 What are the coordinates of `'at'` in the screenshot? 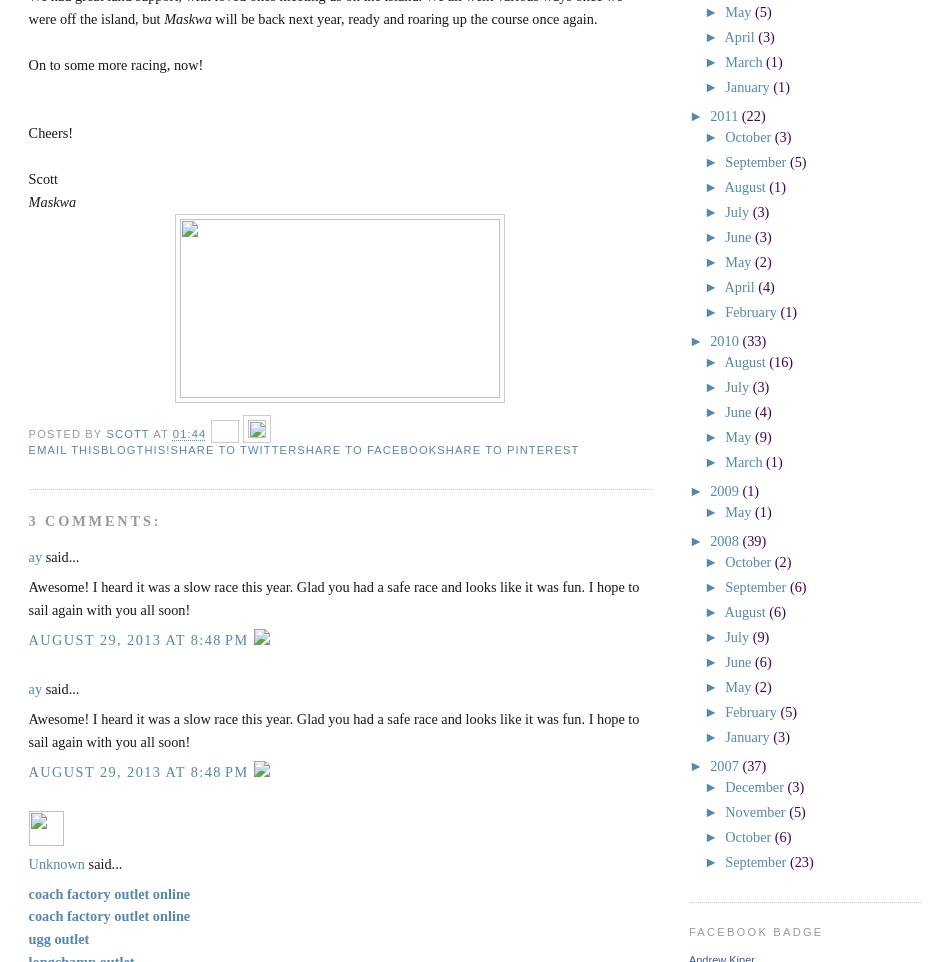 It's located at (162, 432).